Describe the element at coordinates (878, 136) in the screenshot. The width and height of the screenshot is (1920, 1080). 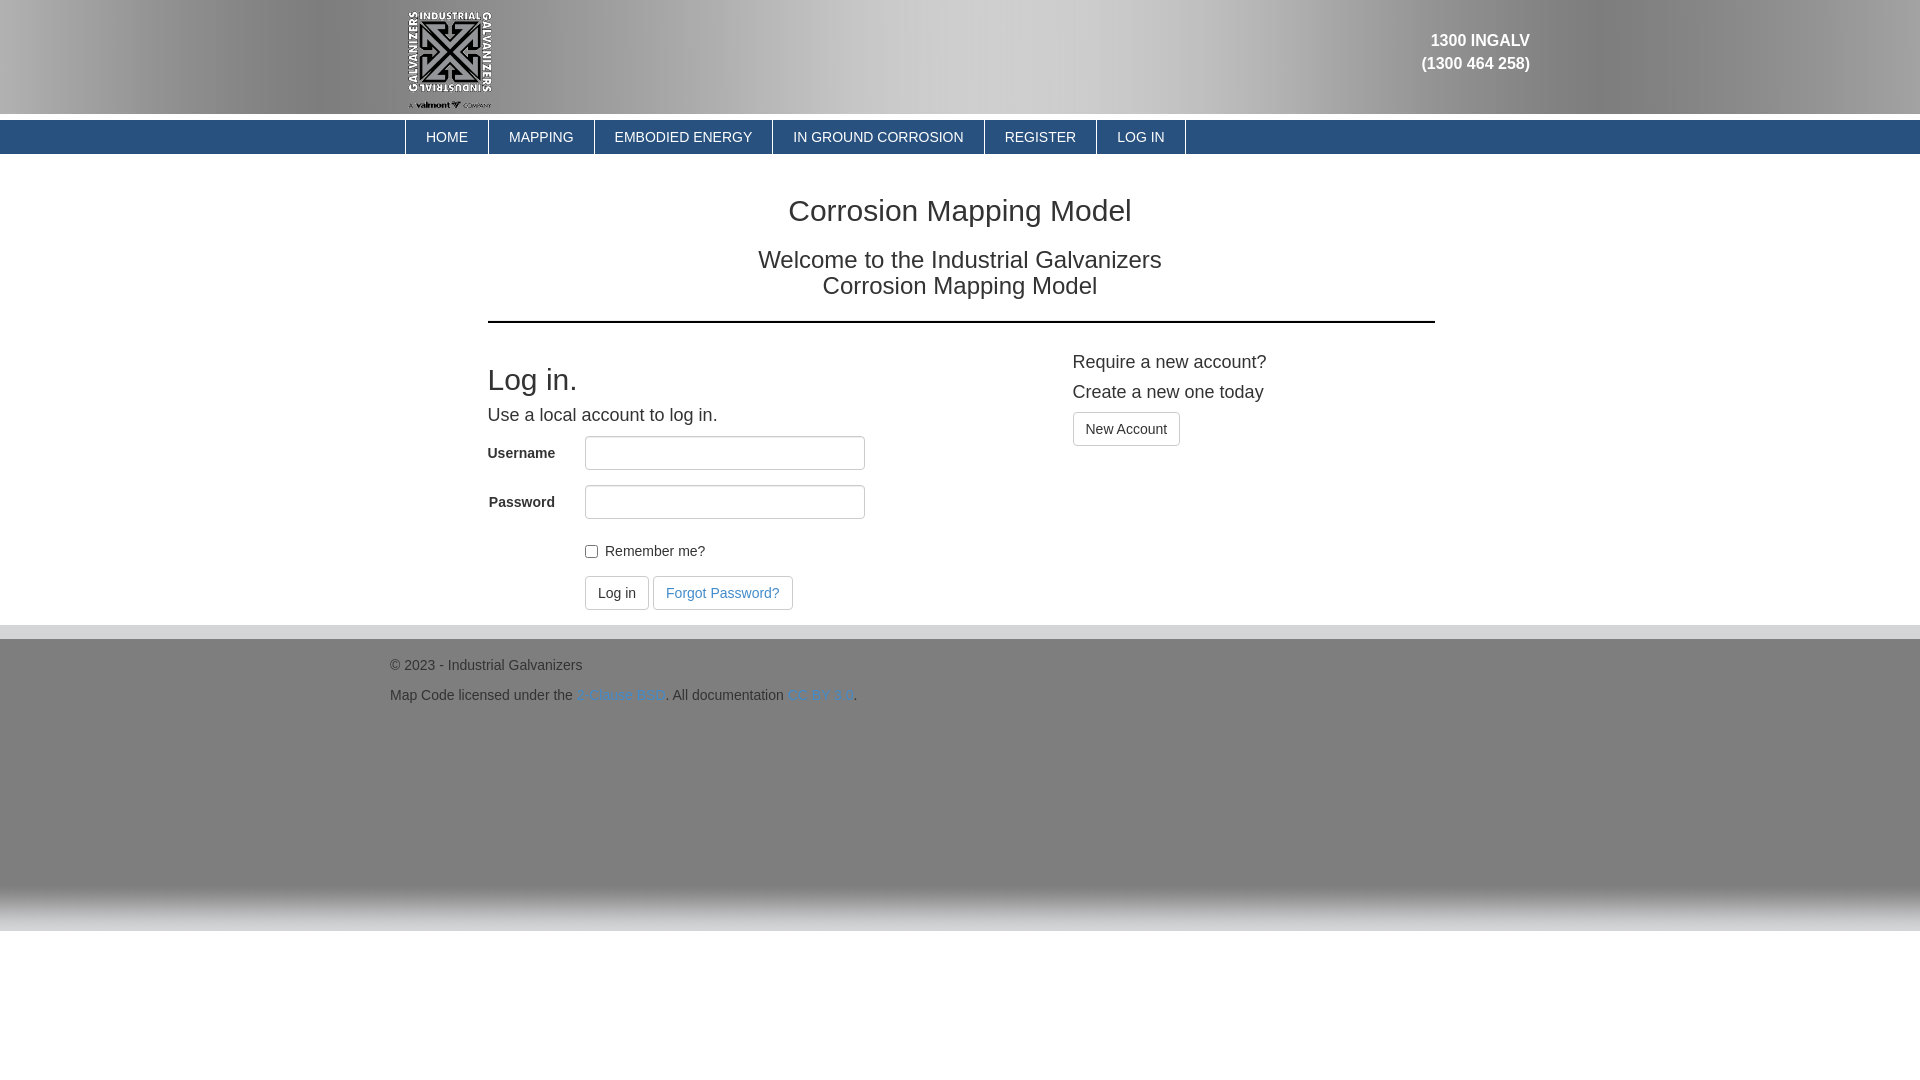
I see `'IN GROUND CORROSION'` at that location.